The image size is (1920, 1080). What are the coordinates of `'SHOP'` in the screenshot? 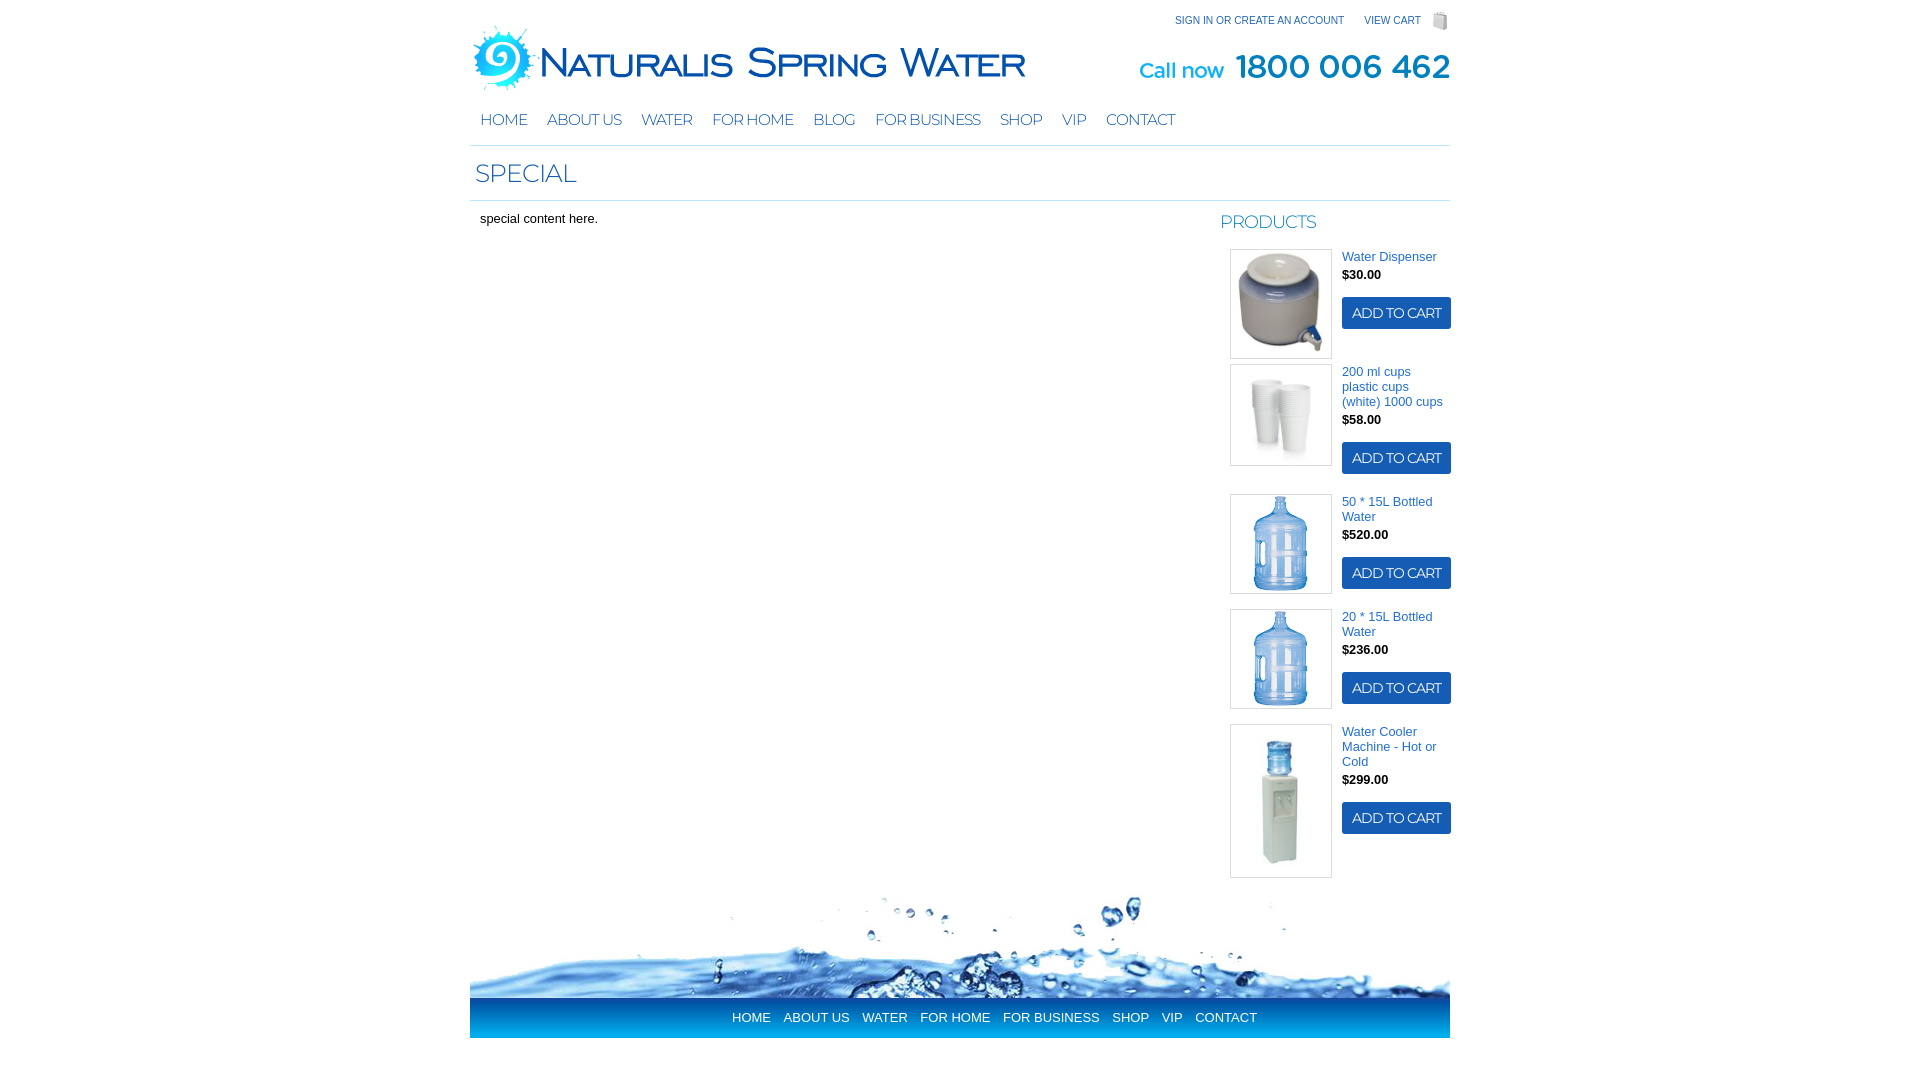 It's located at (1021, 119).